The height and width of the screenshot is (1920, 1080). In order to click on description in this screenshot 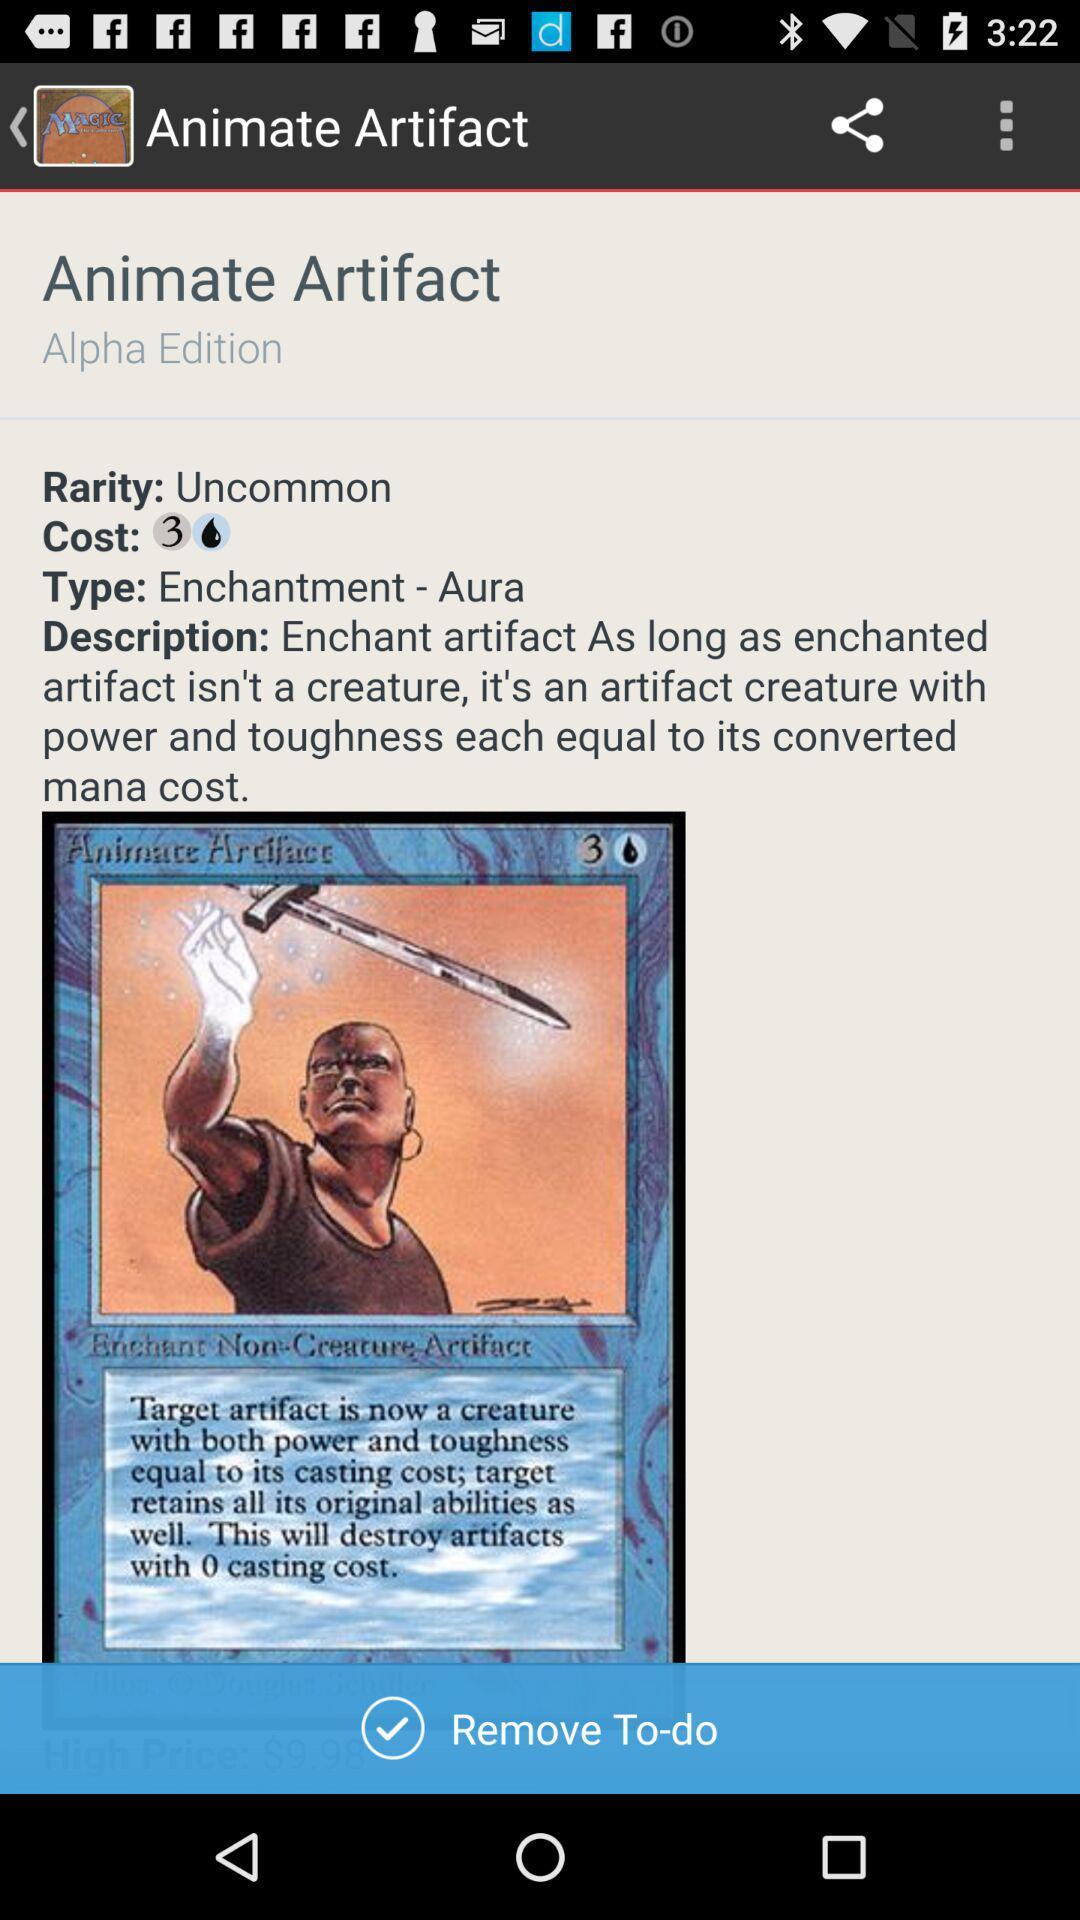, I will do `click(540, 1128)`.